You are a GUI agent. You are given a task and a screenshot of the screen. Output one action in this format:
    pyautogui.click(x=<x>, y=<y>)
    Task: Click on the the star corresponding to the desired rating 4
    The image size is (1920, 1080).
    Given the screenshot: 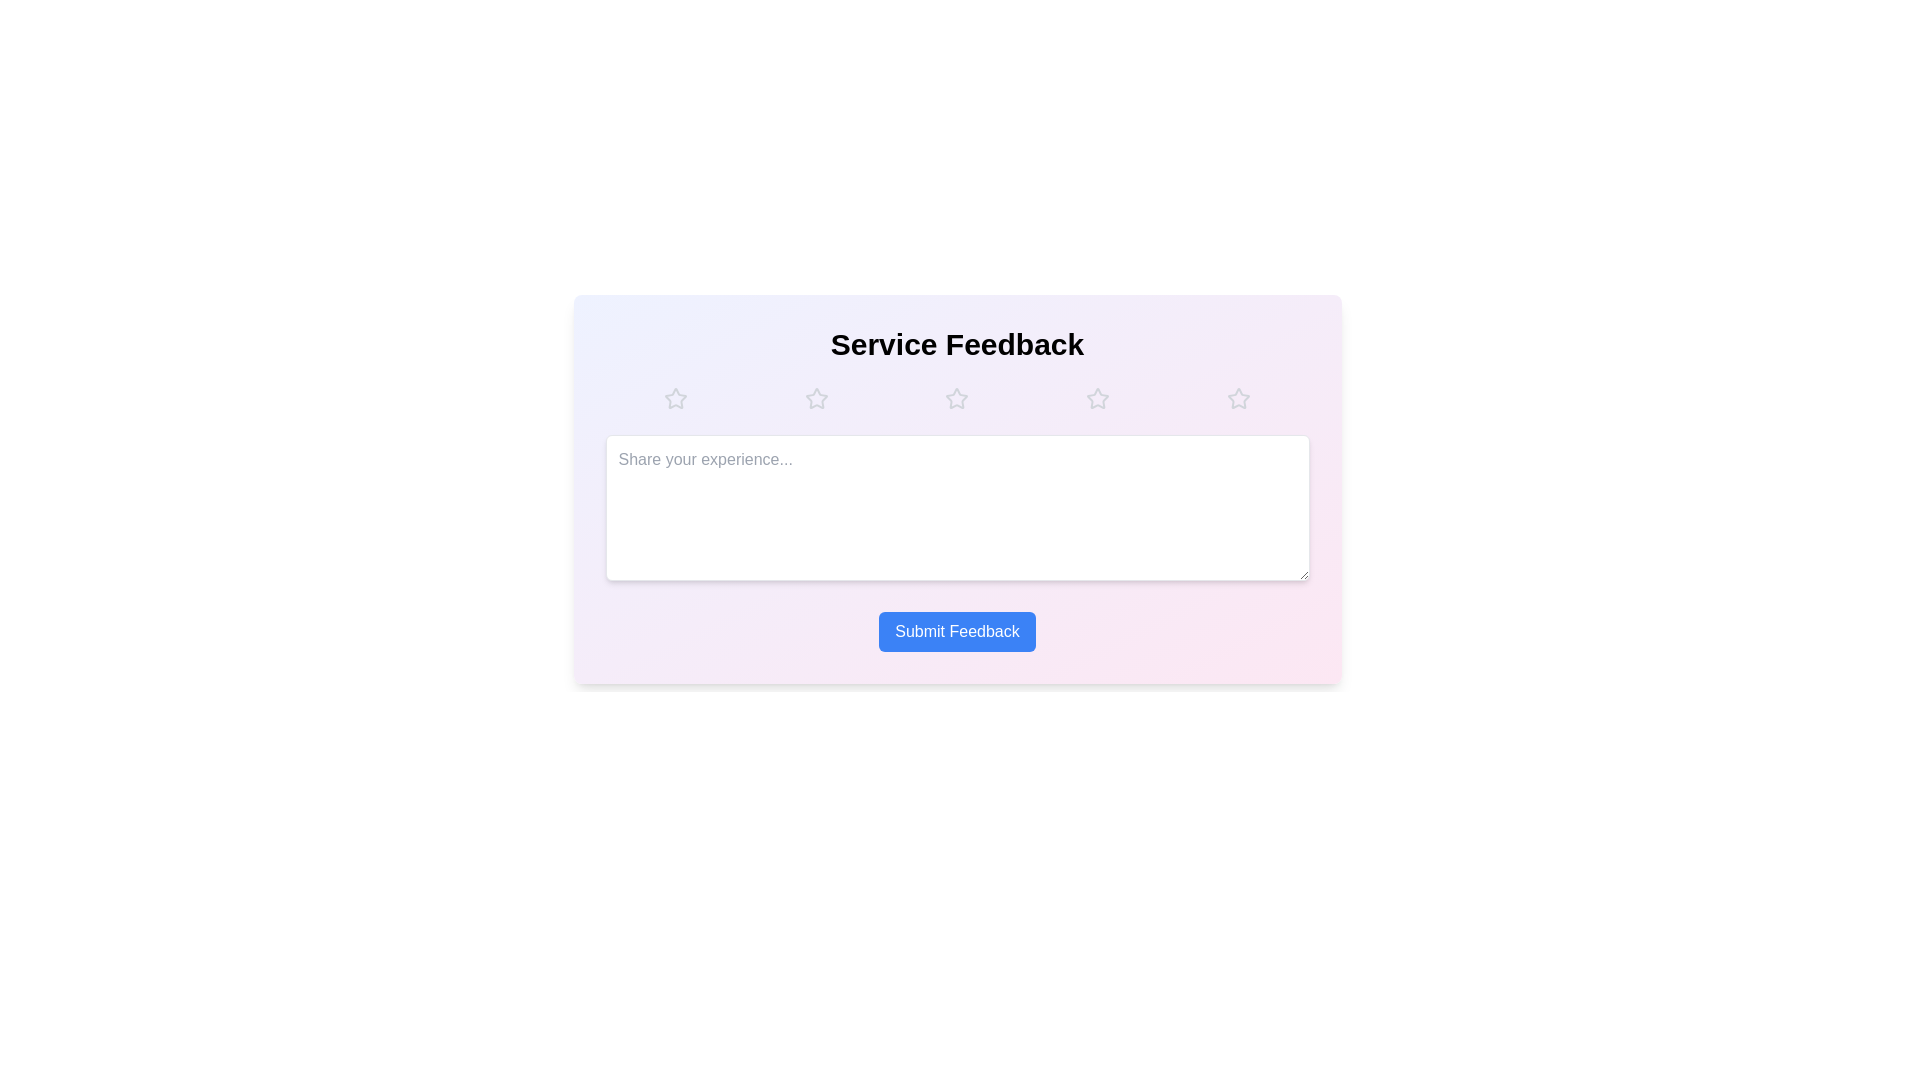 What is the action you would take?
    pyautogui.click(x=1097, y=398)
    